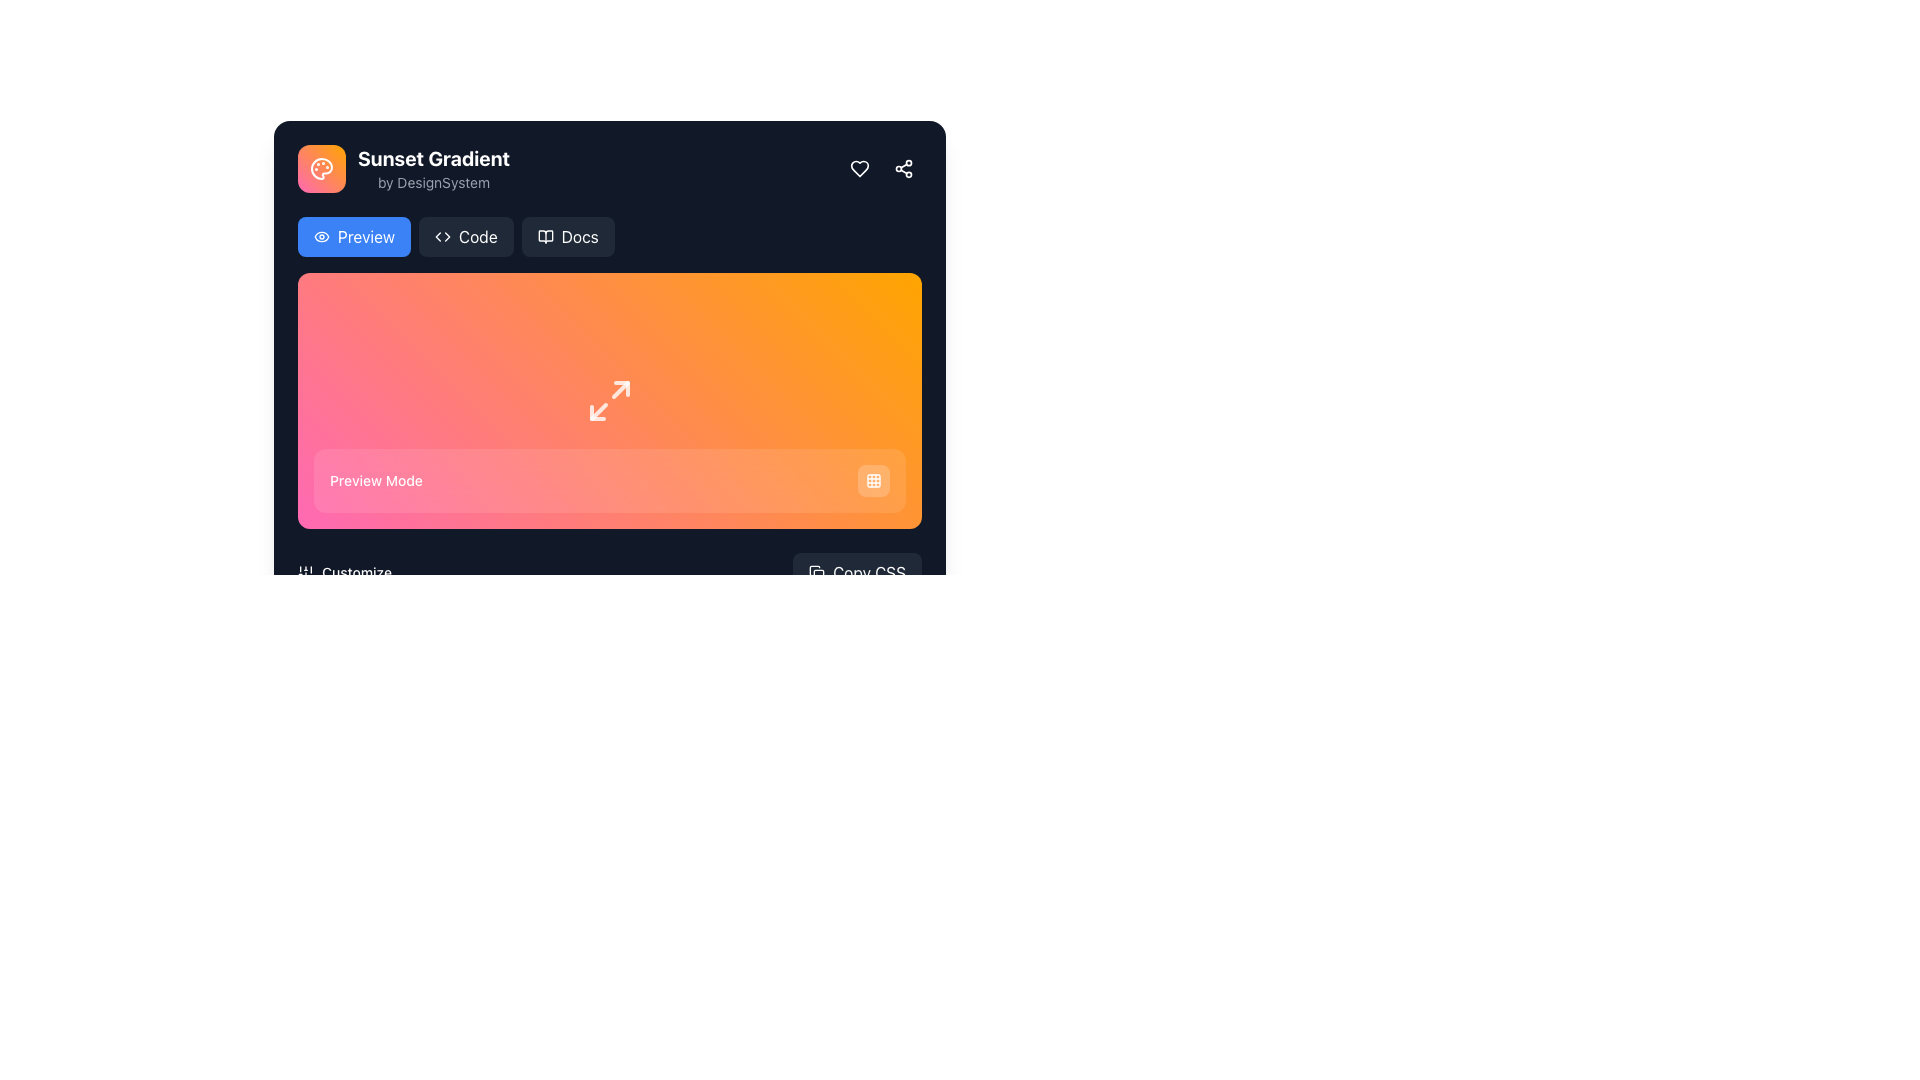 The width and height of the screenshot is (1920, 1080). I want to click on the 'Docs' button, which has a gray background, rounded corners, and an open book icon, so click(567, 235).